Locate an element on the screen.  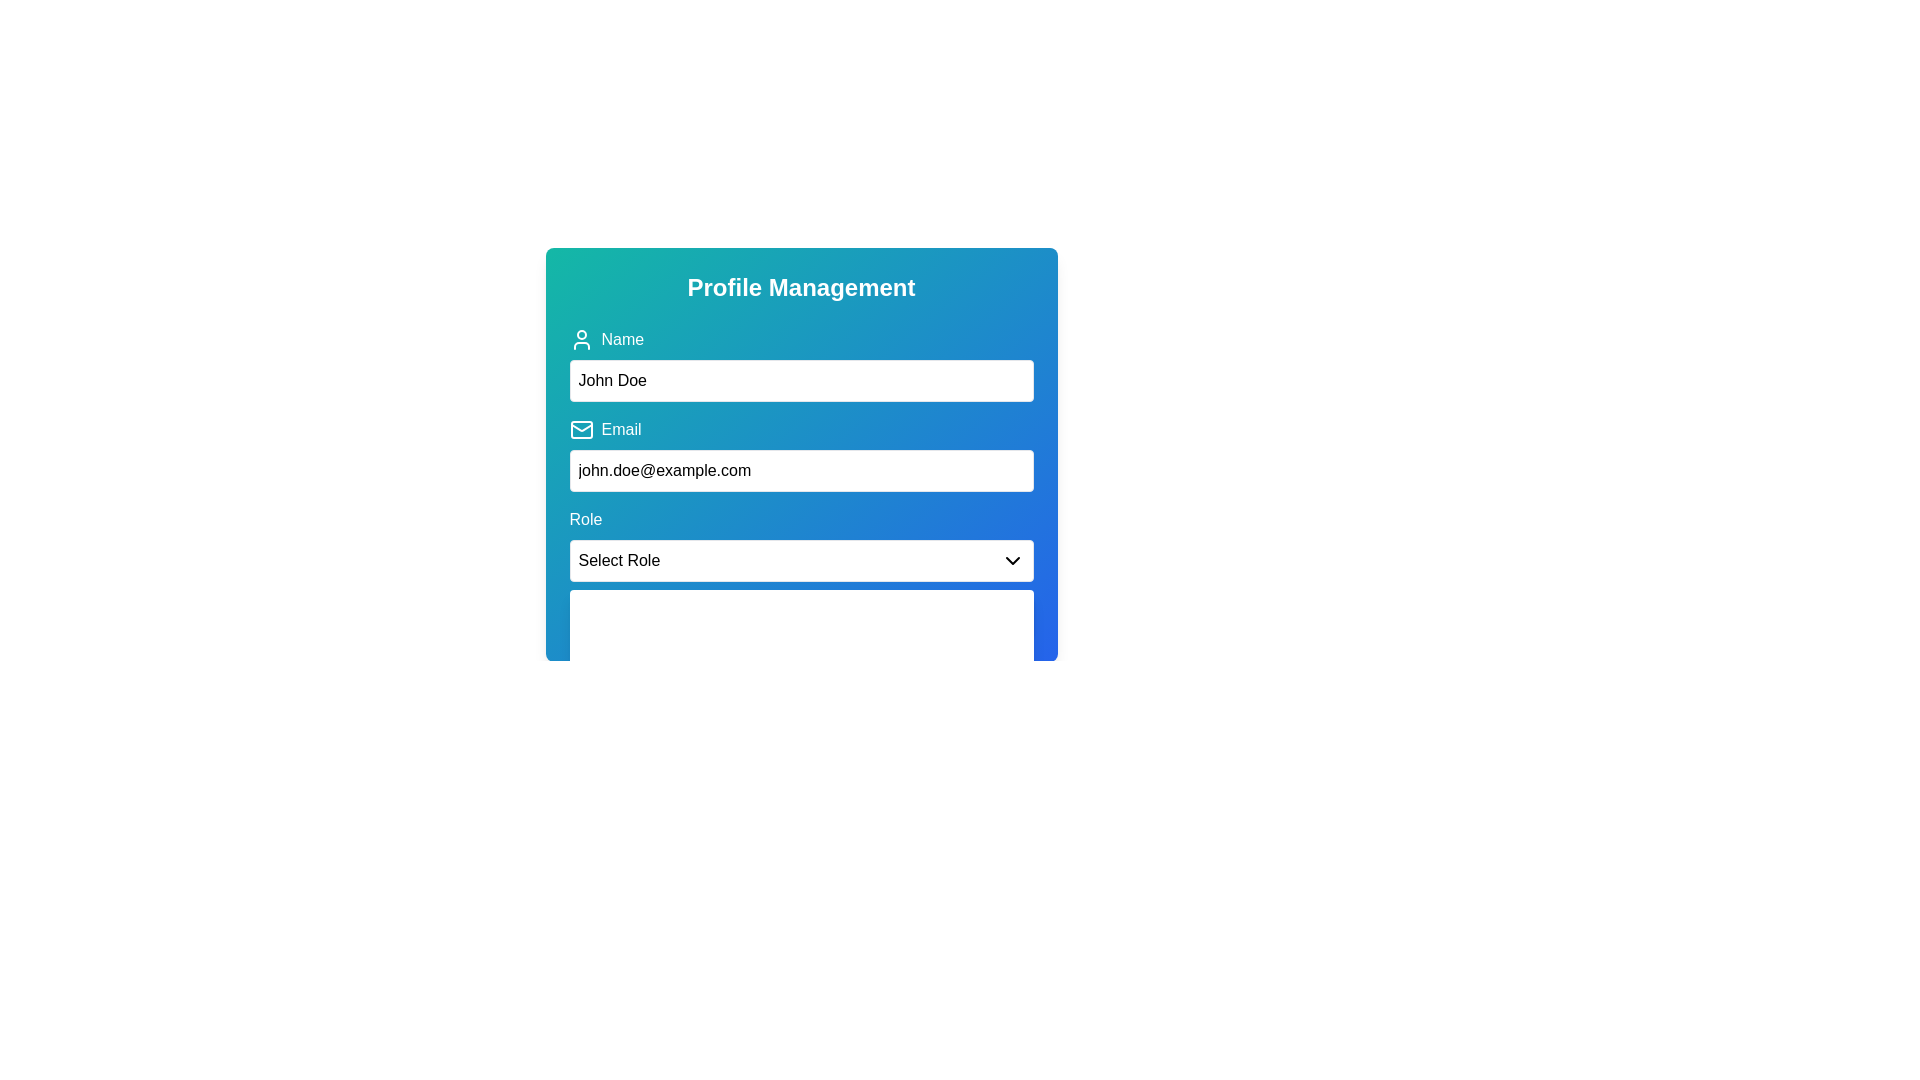
the dropdown indicator icon located at the far right of the 'Select Role' dropdown menu is located at coordinates (1012, 560).